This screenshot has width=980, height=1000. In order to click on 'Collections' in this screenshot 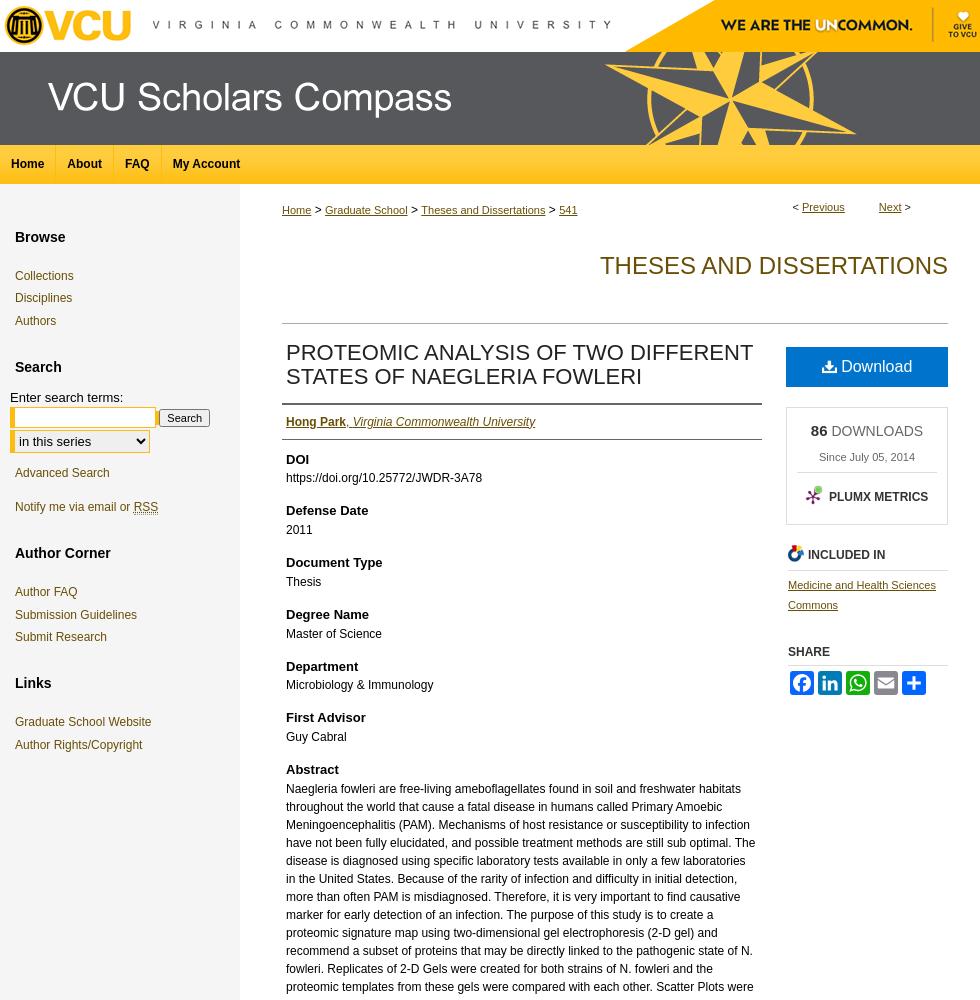, I will do `click(44, 276)`.